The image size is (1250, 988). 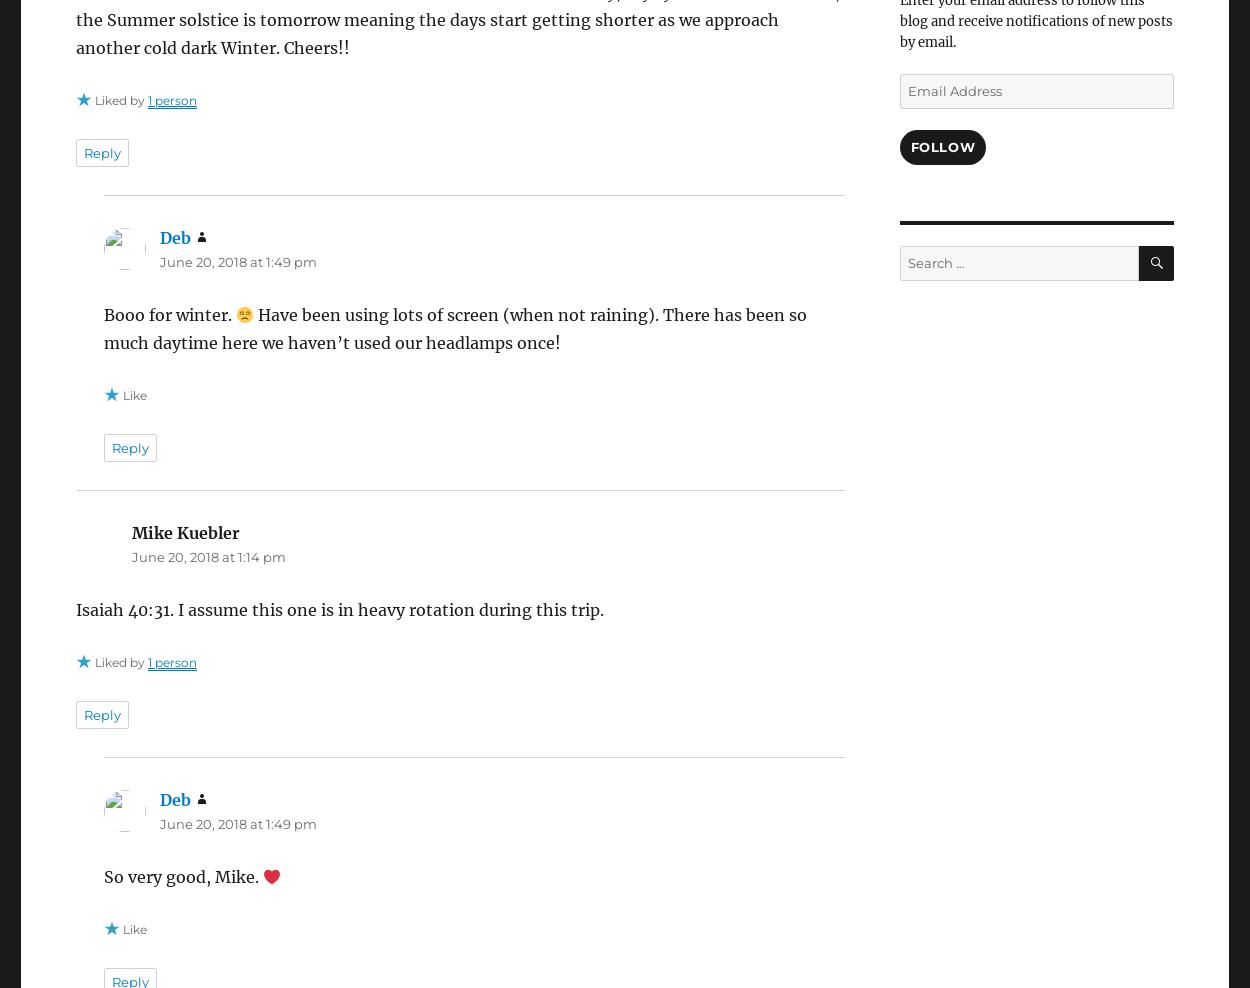 What do you see at coordinates (185, 531) in the screenshot?
I see `'Mike Kuebler'` at bounding box center [185, 531].